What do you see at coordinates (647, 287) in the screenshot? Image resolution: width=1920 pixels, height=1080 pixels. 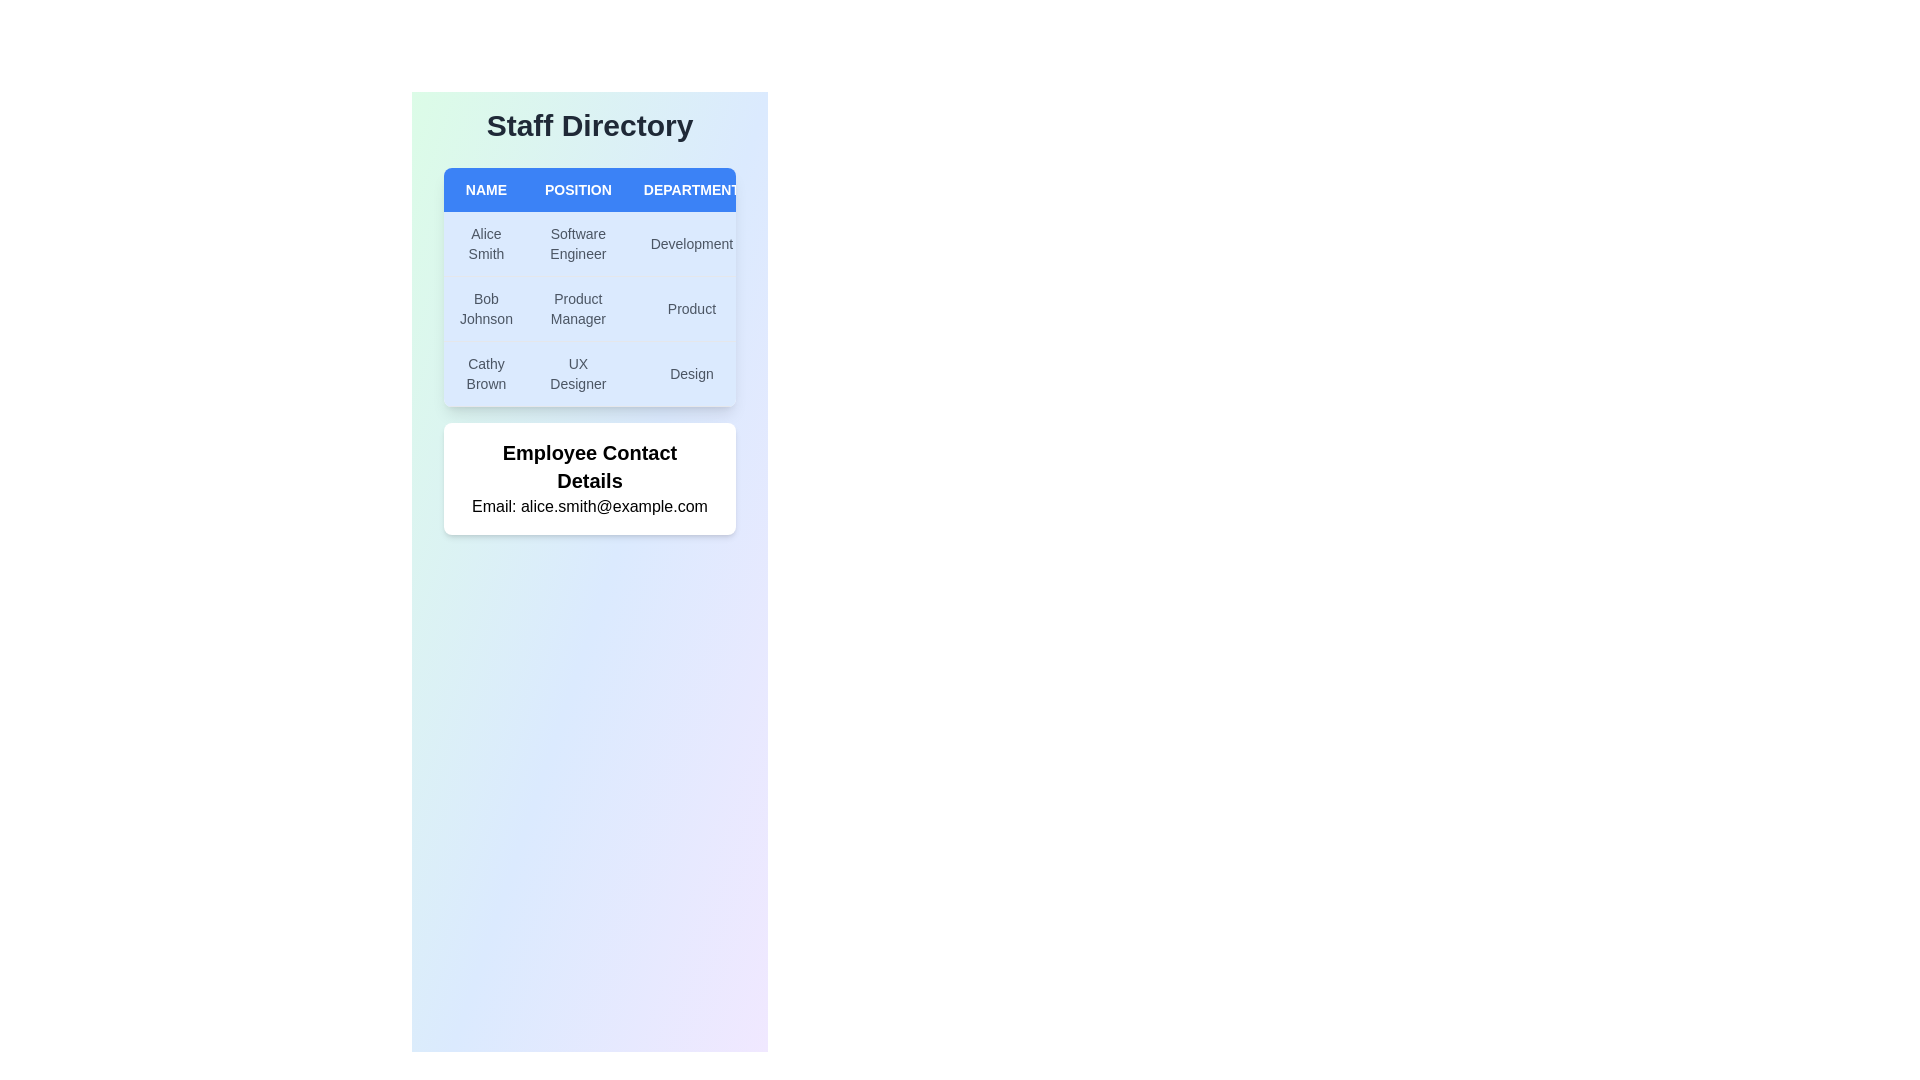 I see `the second row of the table with a light blue background that contains columns for 'Name', 'Position', 'Department', and 'Actions'` at bounding box center [647, 287].